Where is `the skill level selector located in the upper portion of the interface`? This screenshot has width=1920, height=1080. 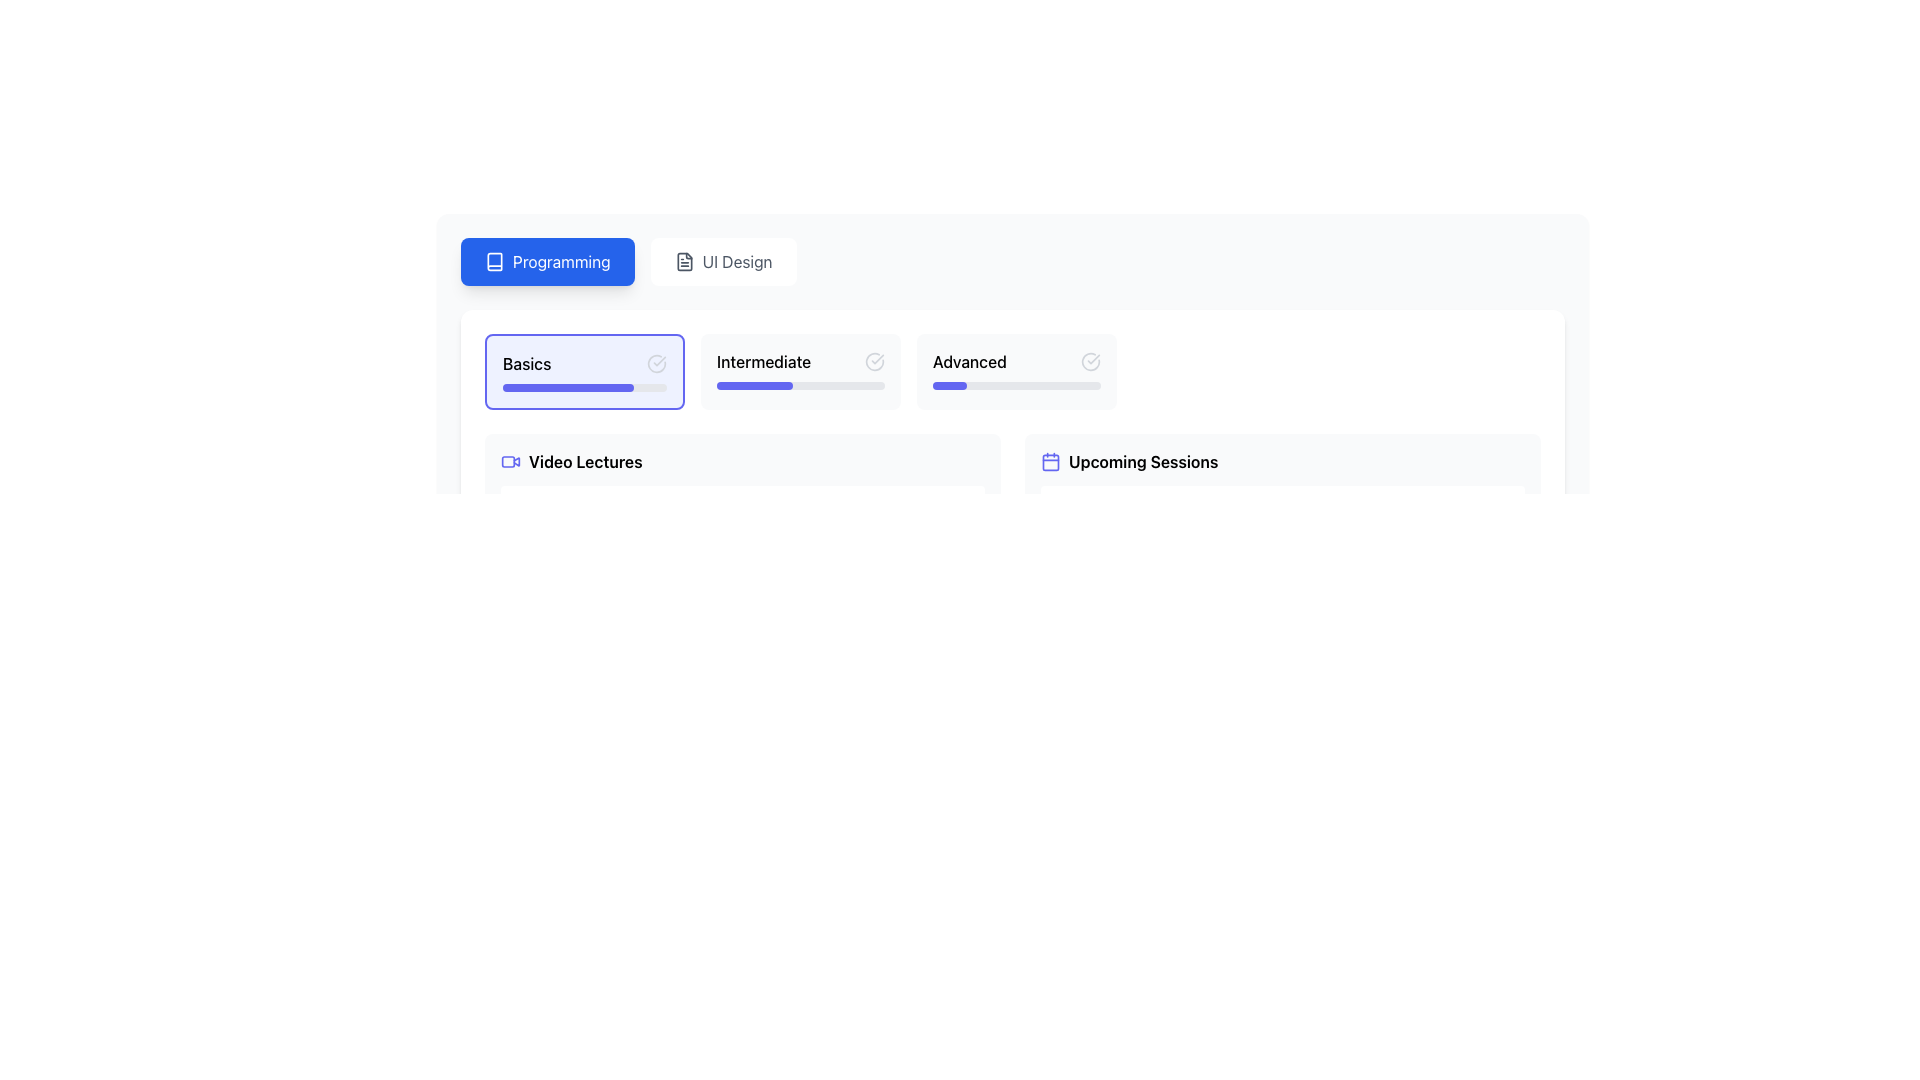 the skill level selector located in the upper portion of the interface is located at coordinates (1012, 371).